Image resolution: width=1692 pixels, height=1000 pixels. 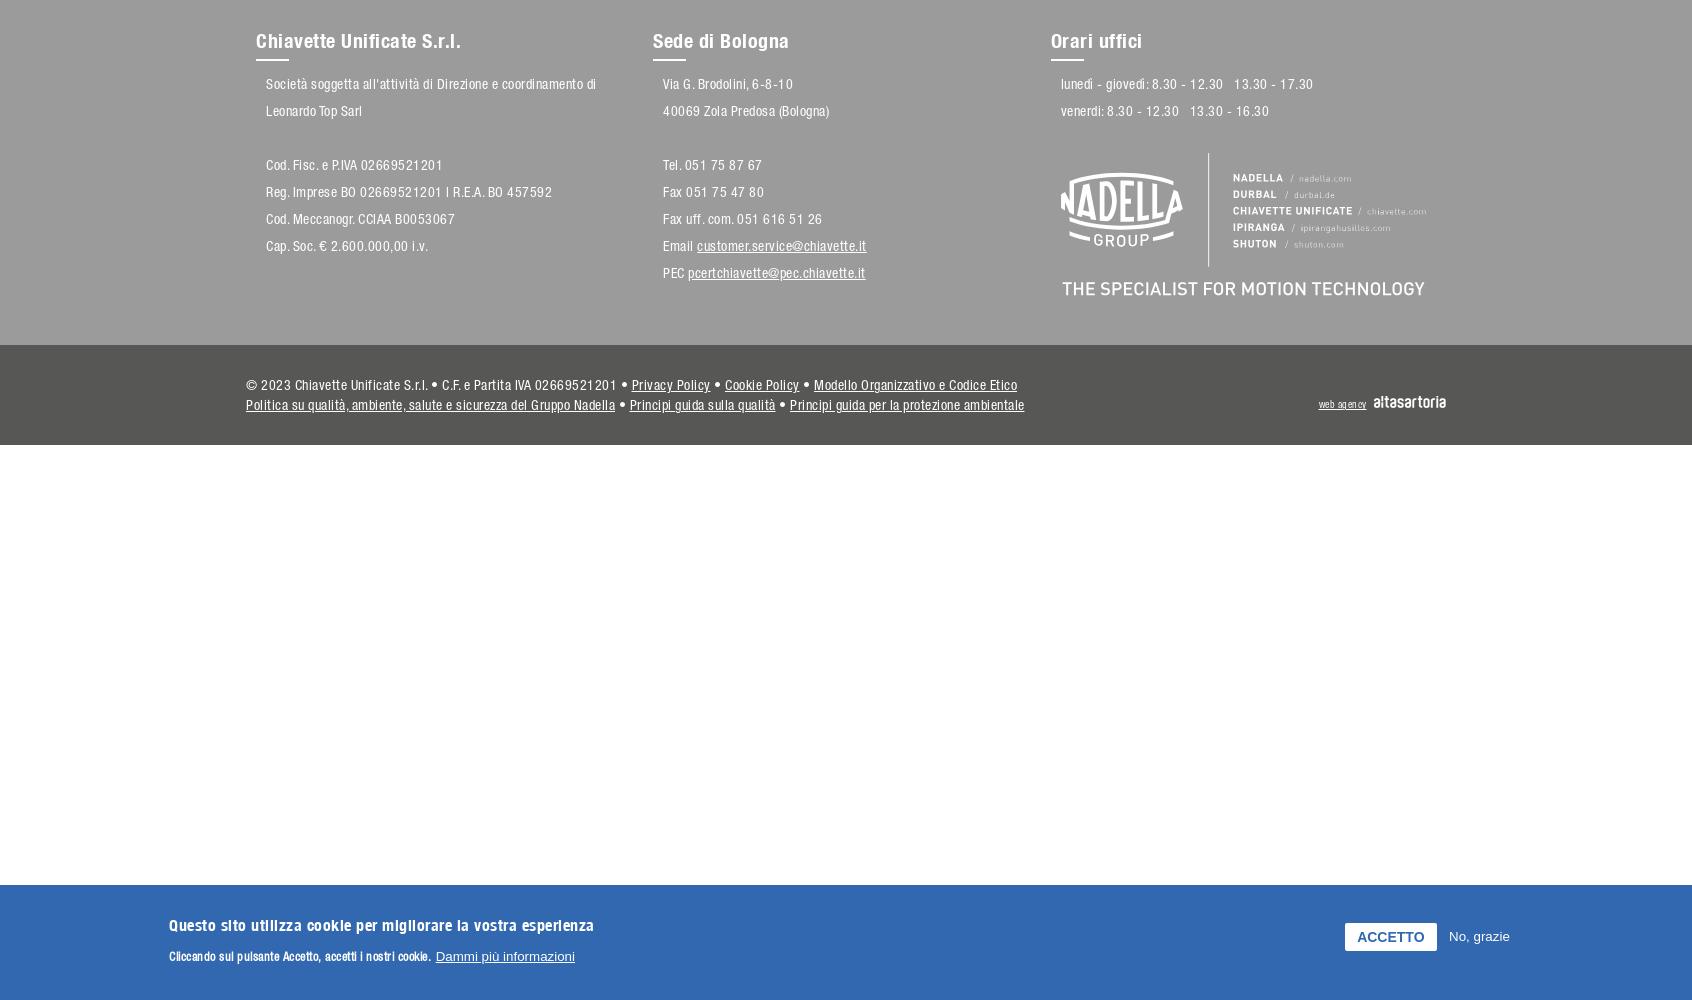 What do you see at coordinates (1163, 110) in the screenshot?
I see `'venerdi: 8.30 - 12.30   13.30 - 16.30'` at bounding box center [1163, 110].